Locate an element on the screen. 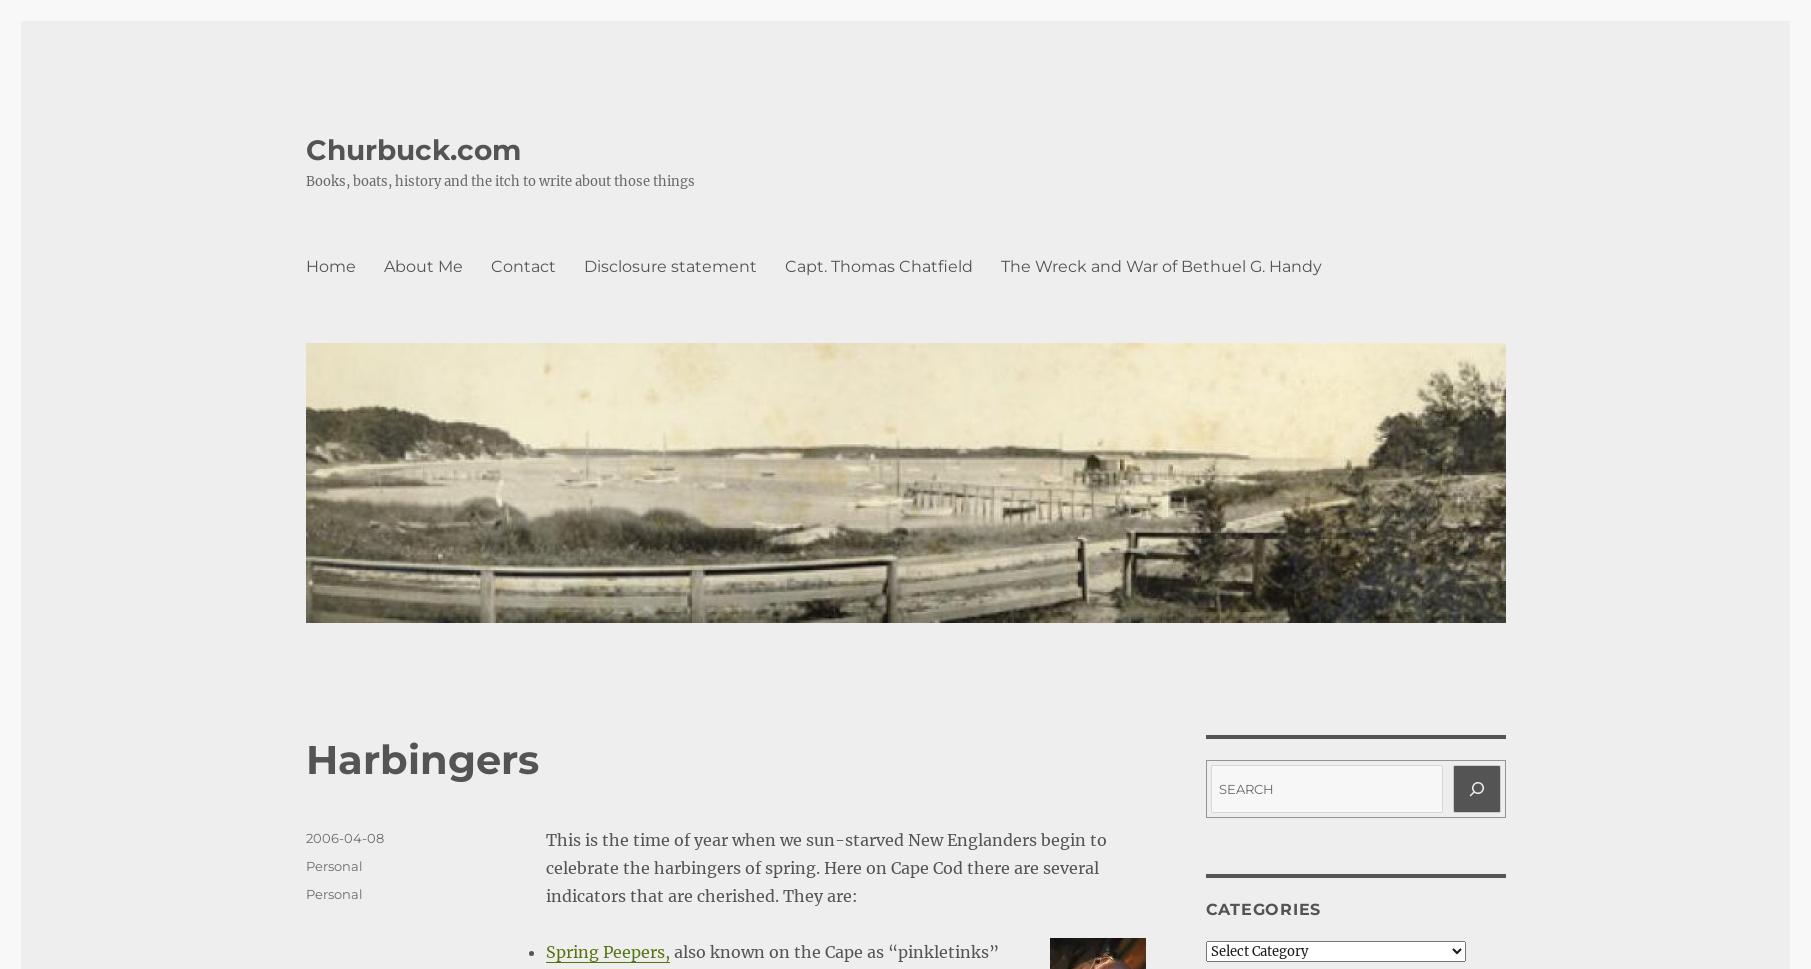  'The Wreck and War of Bethuel G. Handy' is located at coordinates (1159, 265).